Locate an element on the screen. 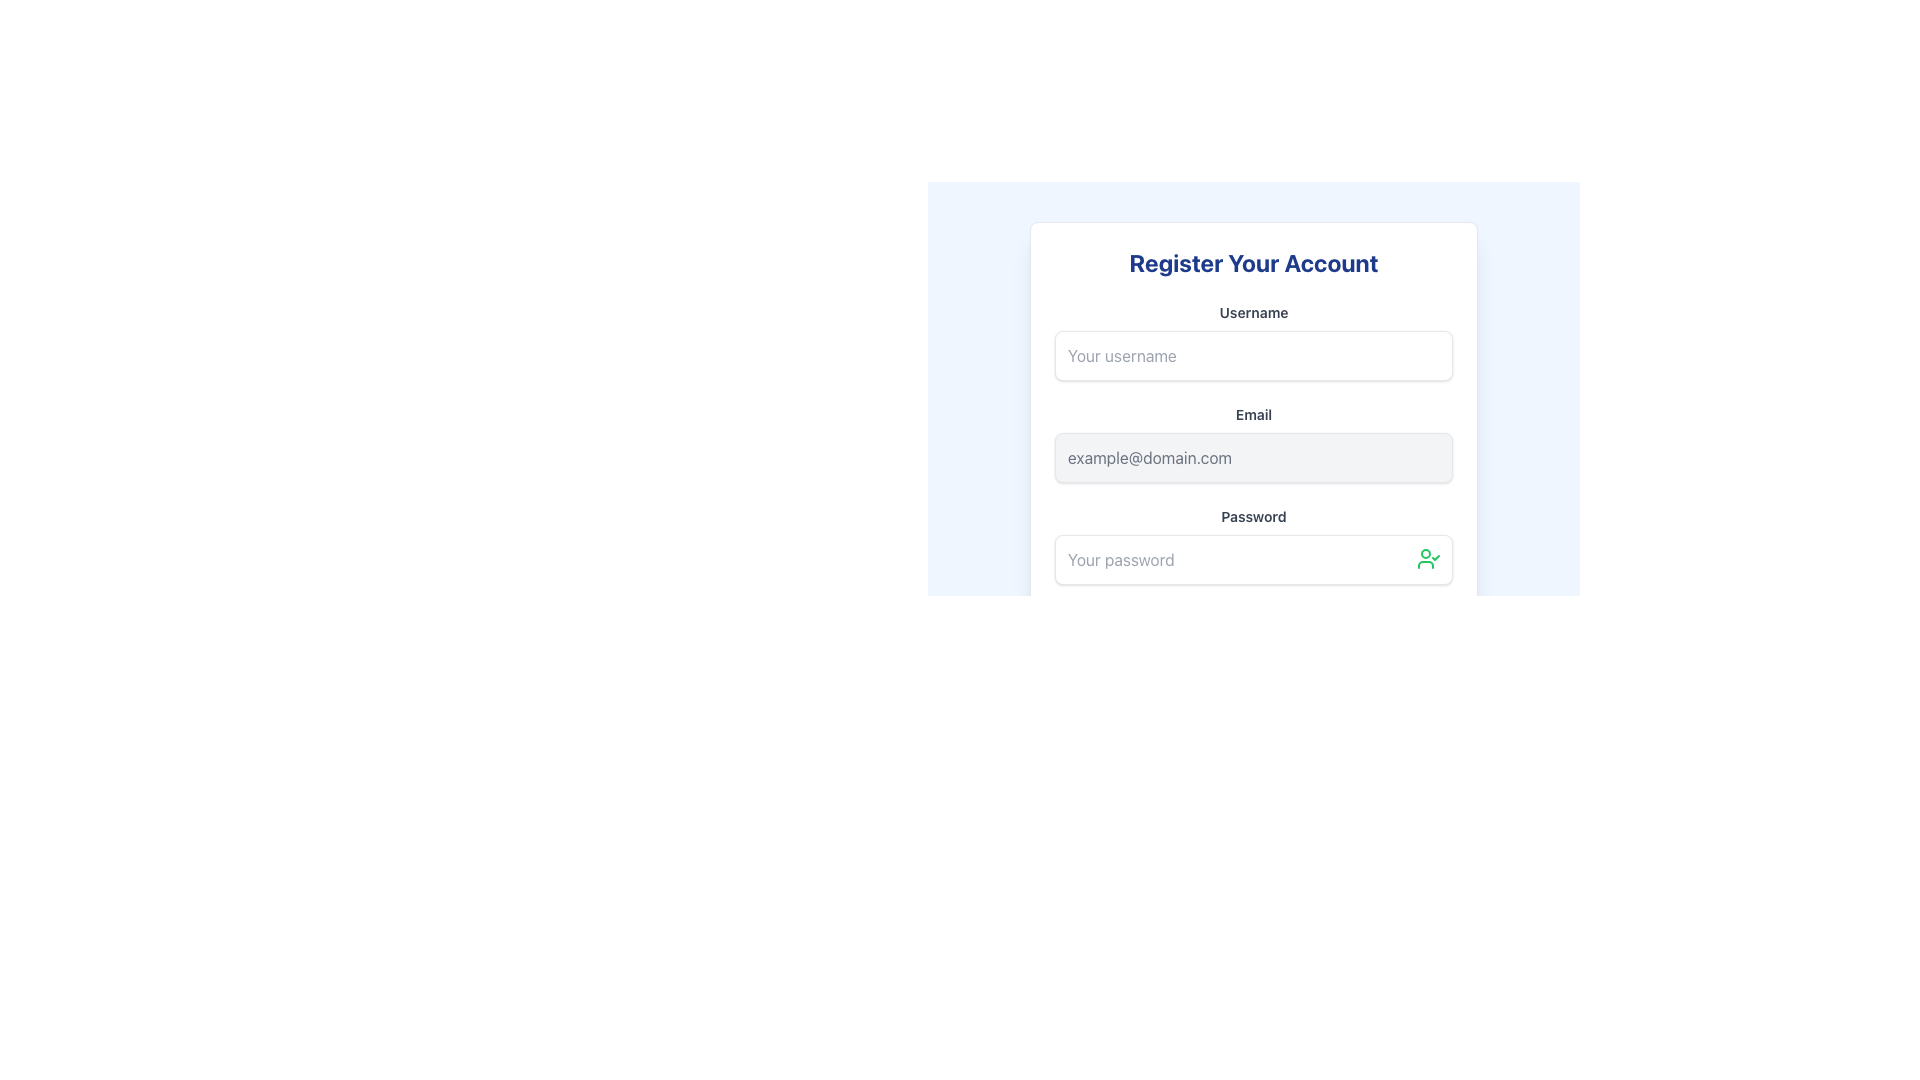 The height and width of the screenshot is (1080, 1920). the Static Text Header element, which is a bold, large blue header text centered at the top of the registration form, located directly above the username input field is located at coordinates (1252, 261).